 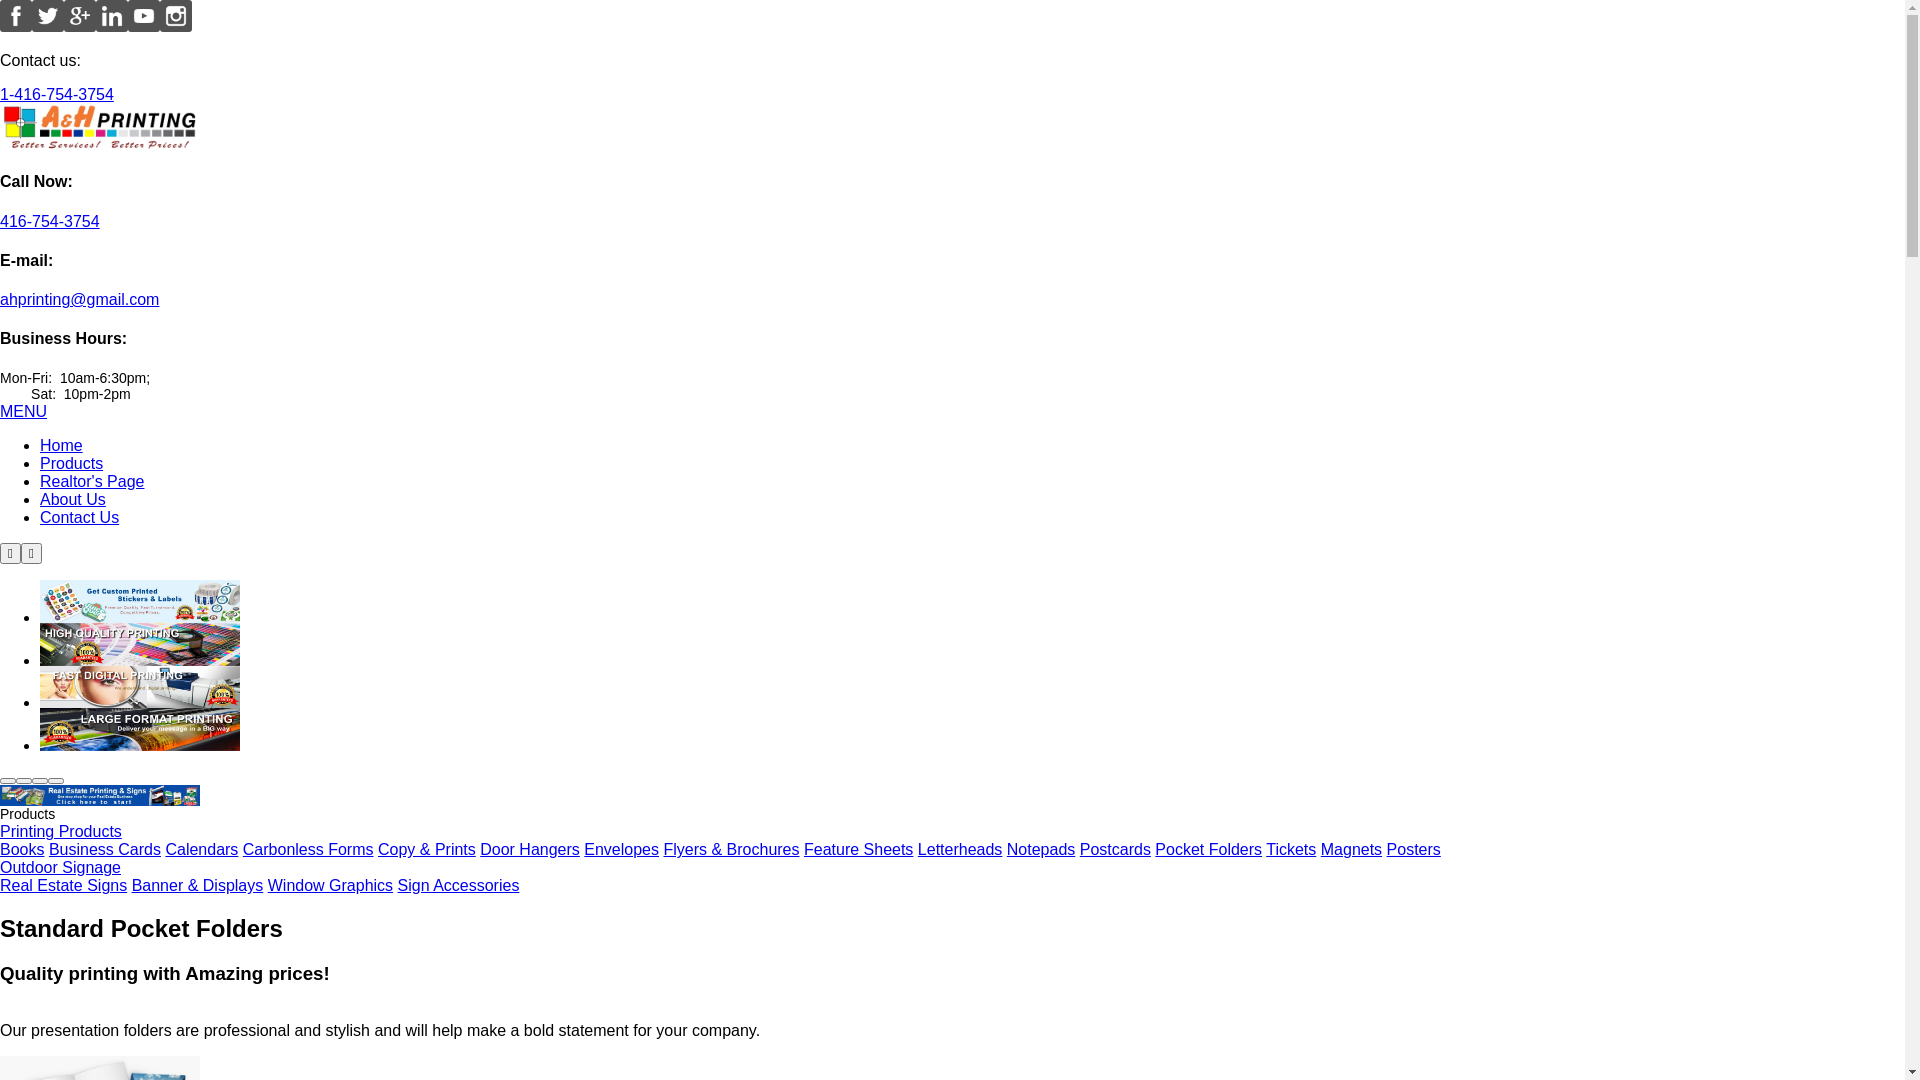 What do you see at coordinates (60, 866) in the screenshot?
I see `'Outdoor Signage'` at bounding box center [60, 866].